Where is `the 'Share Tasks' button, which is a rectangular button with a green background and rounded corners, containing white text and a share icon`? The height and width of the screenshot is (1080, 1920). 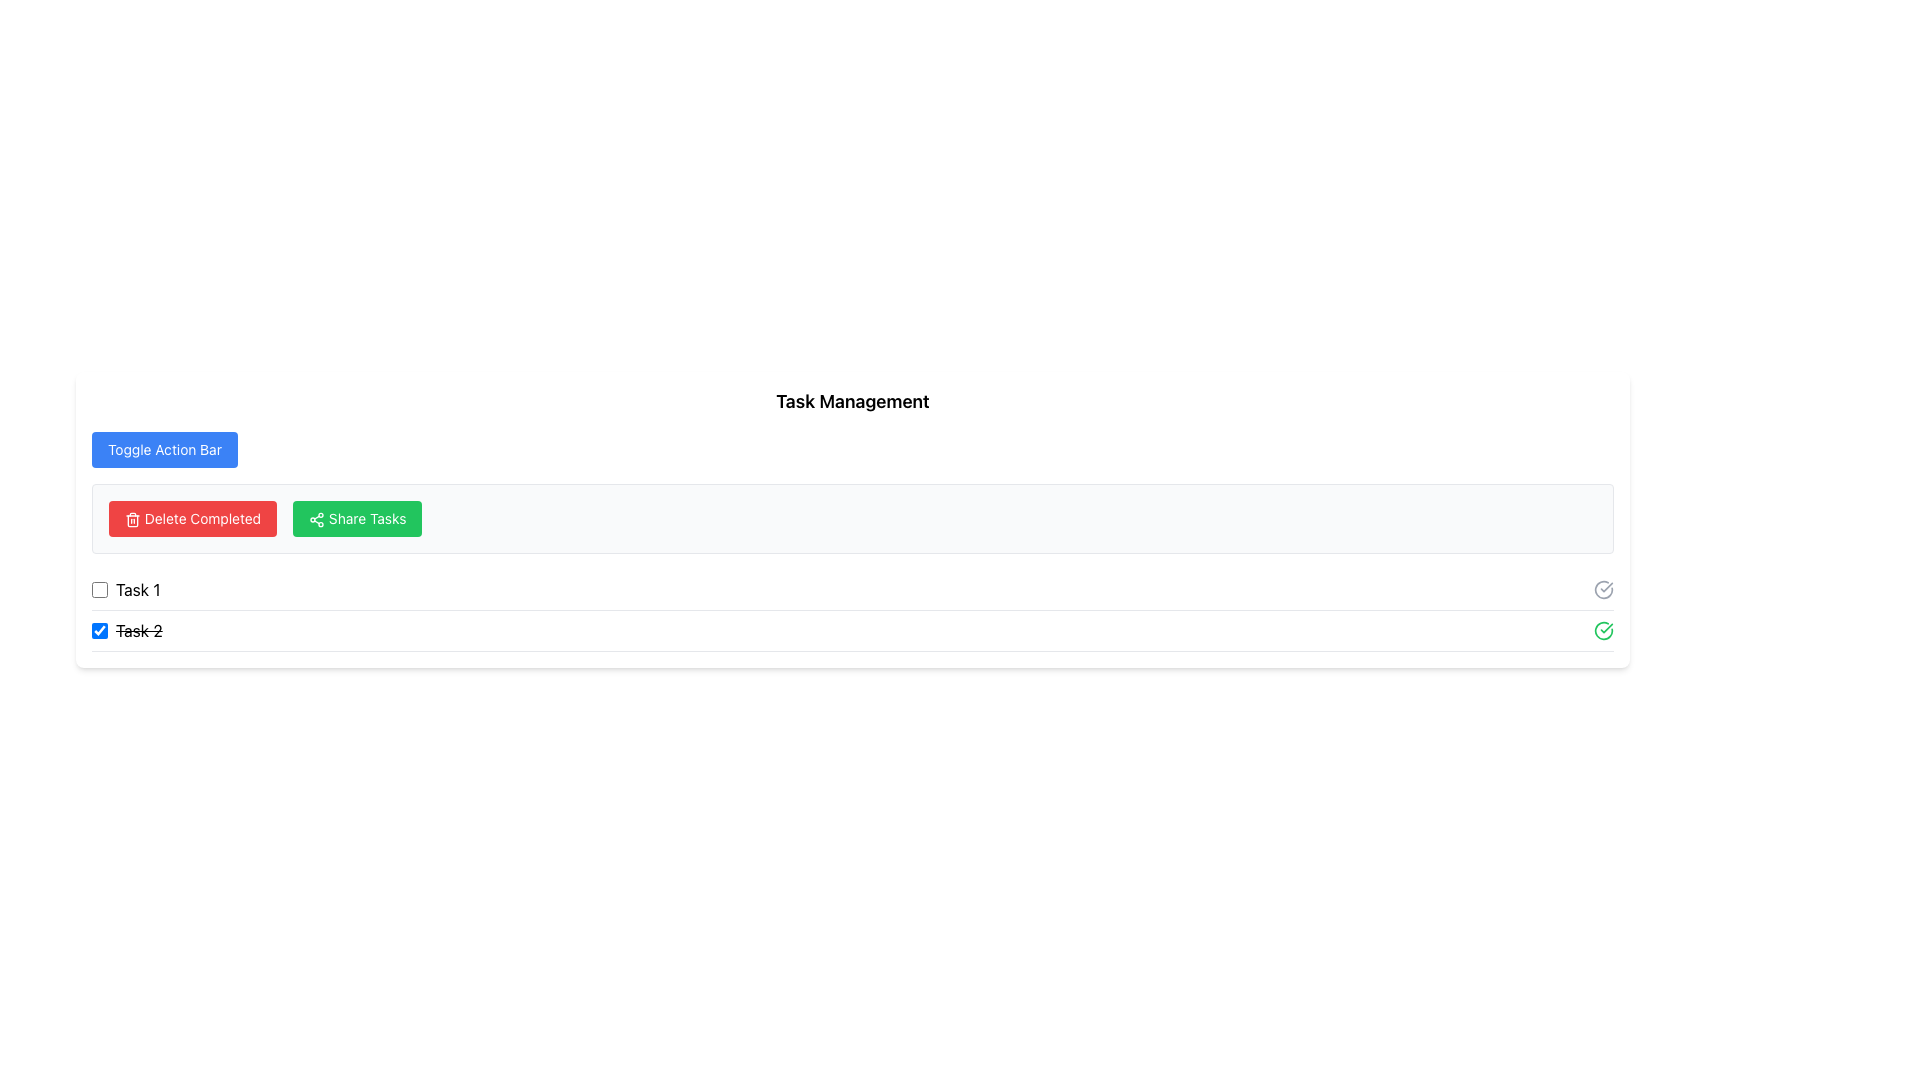
the 'Share Tasks' button, which is a rectangular button with a green background and rounded corners, containing white text and a share icon is located at coordinates (357, 518).